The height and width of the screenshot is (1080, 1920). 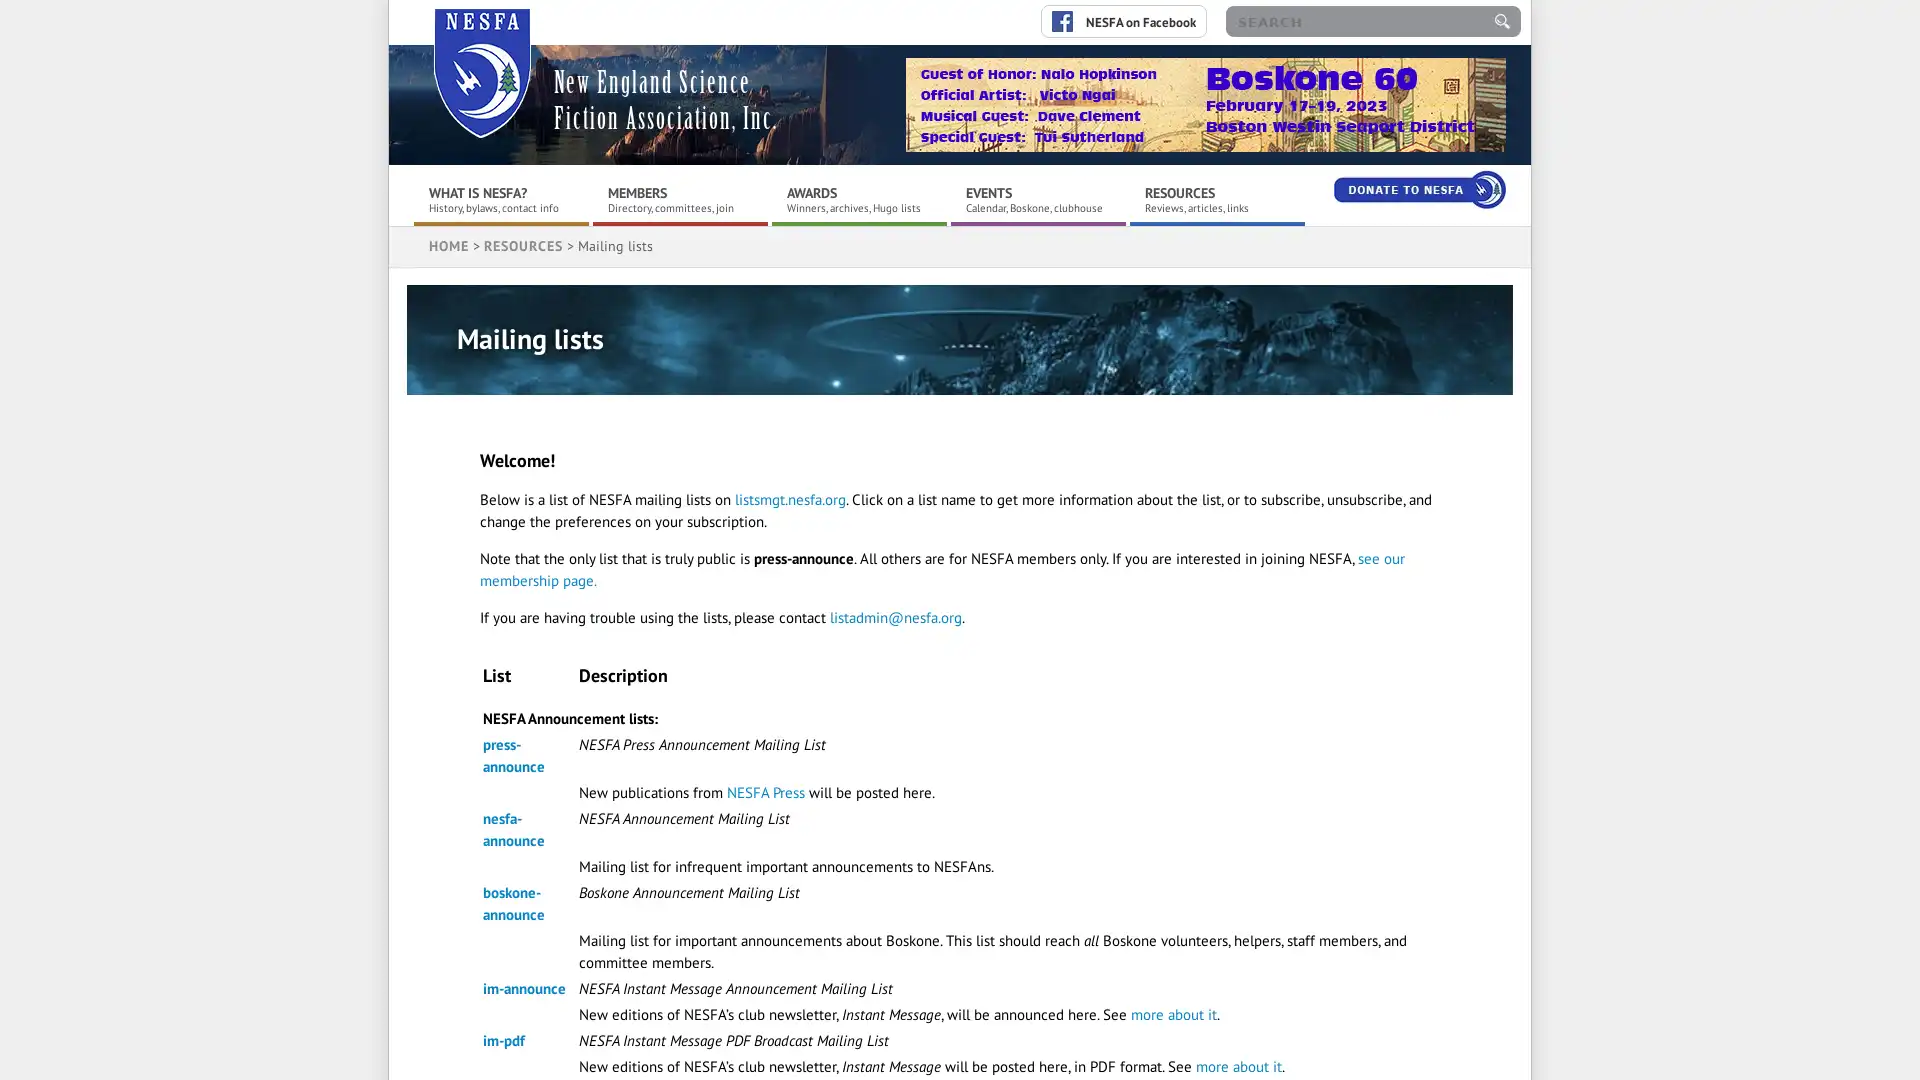 I want to click on submit, so click(x=1502, y=21).